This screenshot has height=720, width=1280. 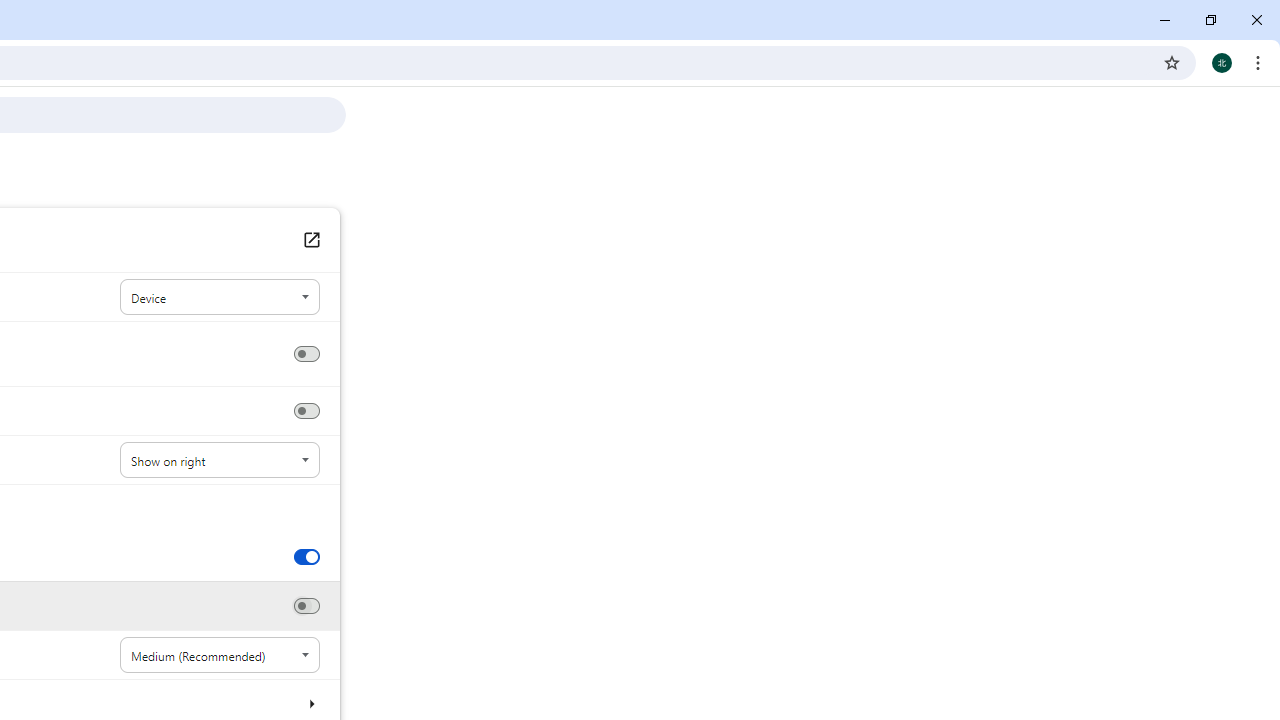 What do you see at coordinates (305, 605) in the screenshot?
I see `'Show tab memory usage'` at bounding box center [305, 605].